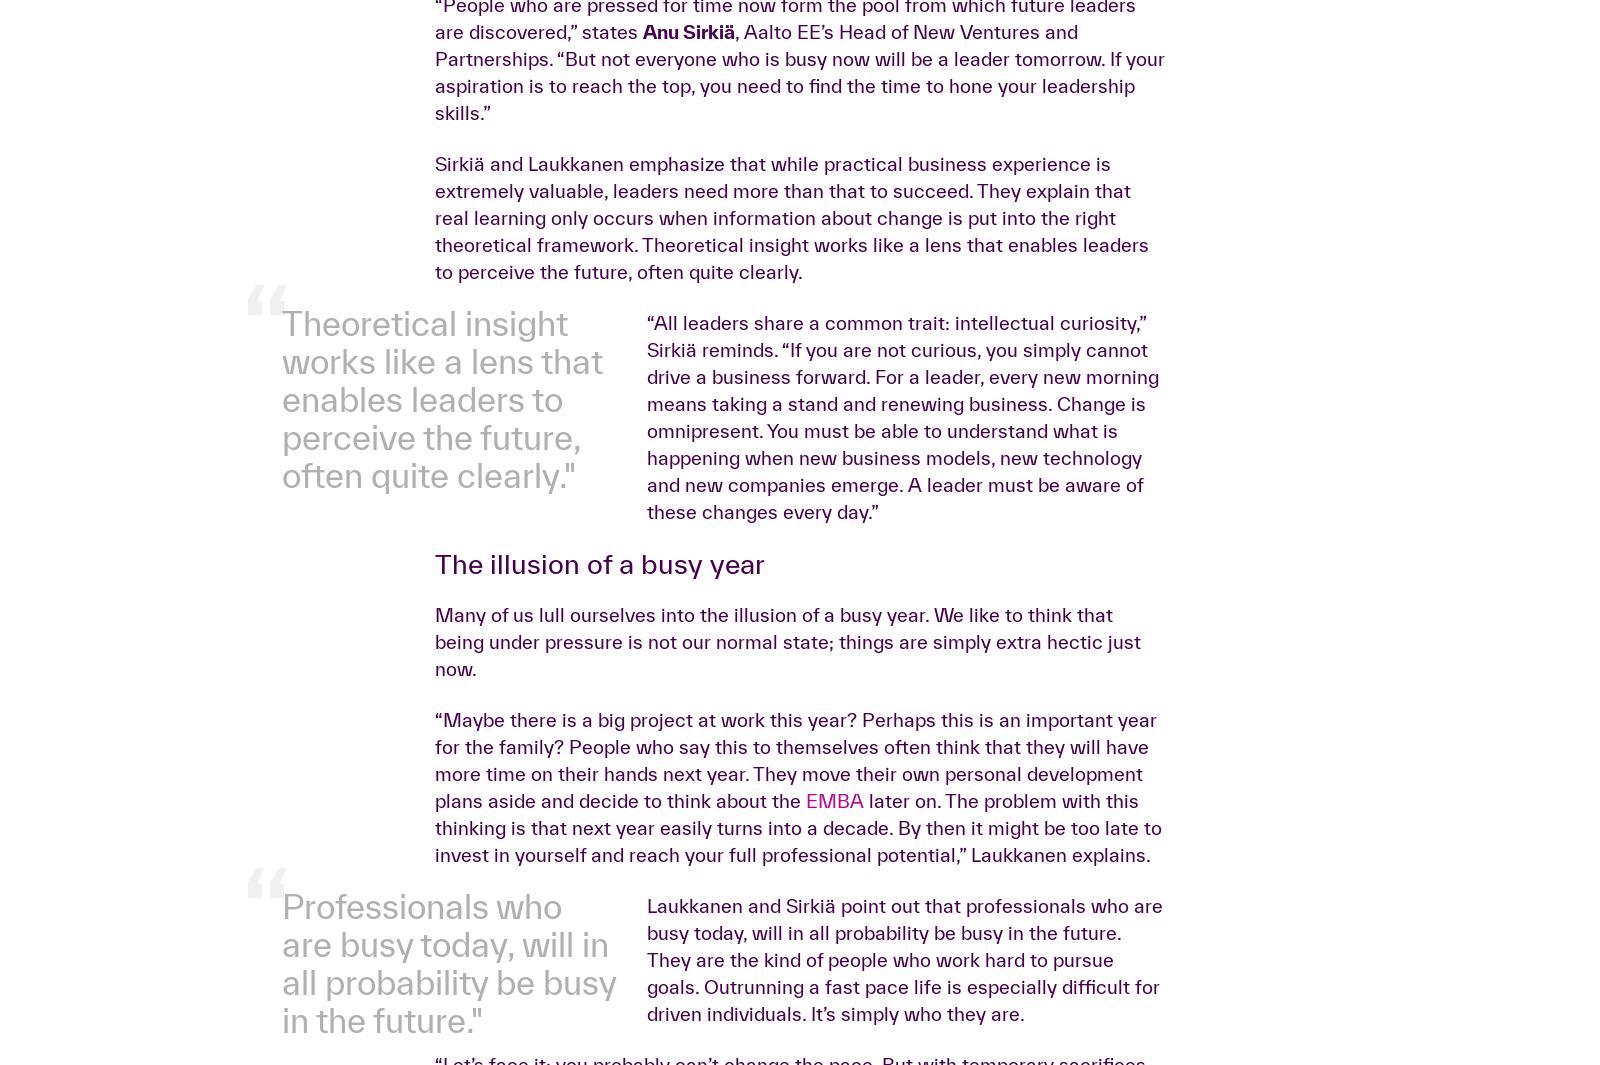 The width and height of the screenshot is (1600, 1065). Describe the element at coordinates (792, 186) in the screenshot. I see `'“Do you know what the most common message we get from our alumni is? They say that the EMBA was one of their all-time best decisions–and their only regret is that they did not start sooner,” describes Dr.'` at that location.